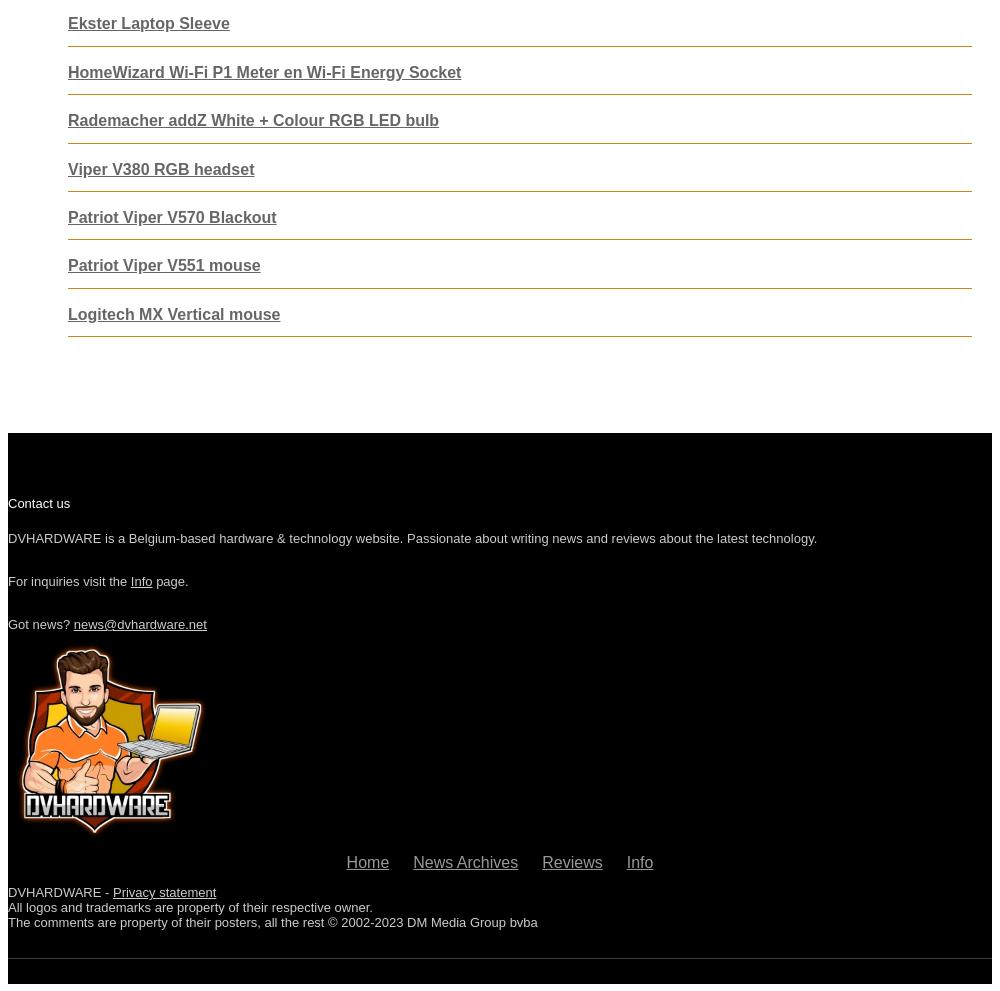 The height and width of the screenshot is (991, 1000). What do you see at coordinates (60, 892) in the screenshot?
I see `'DVHARDWARE -'` at bounding box center [60, 892].